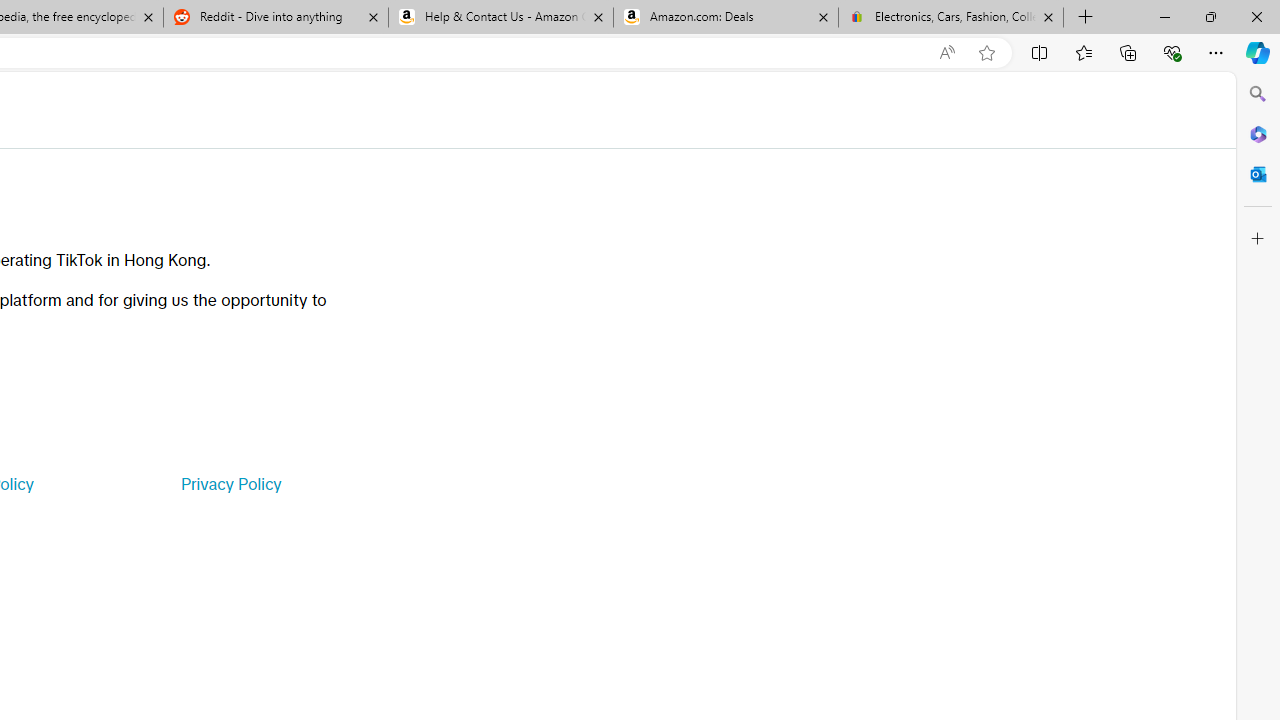  I want to click on 'Privacy Policy', so click(231, 484).